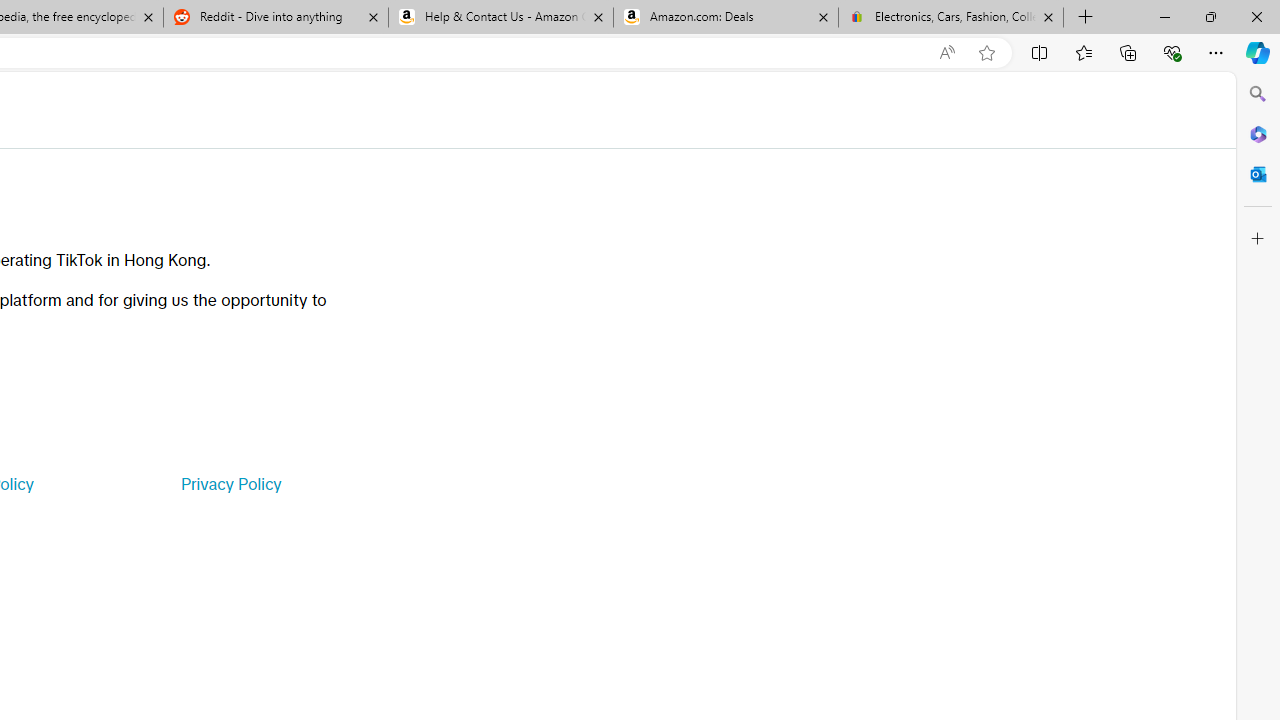  I want to click on 'Privacy Policy', so click(231, 484).